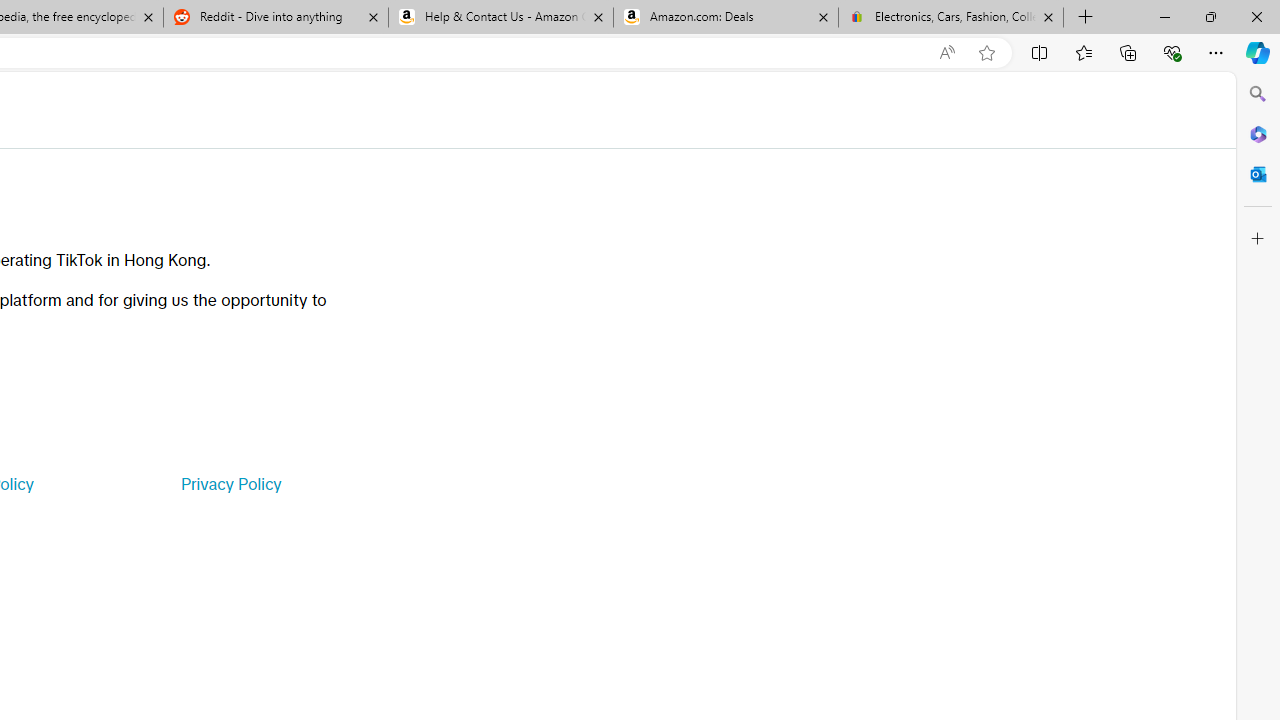  I want to click on 'Privacy Policy', so click(231, 484).